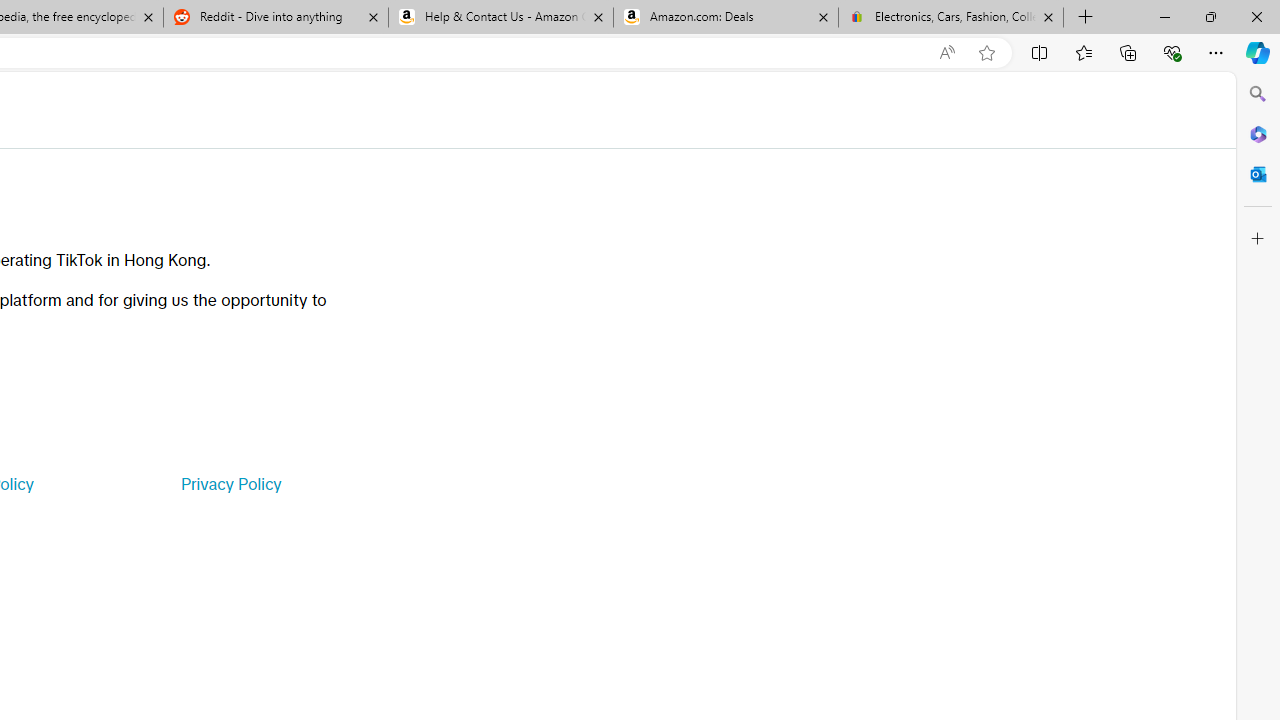  I want to click on 'Privacy Policy', so click(231, 484).